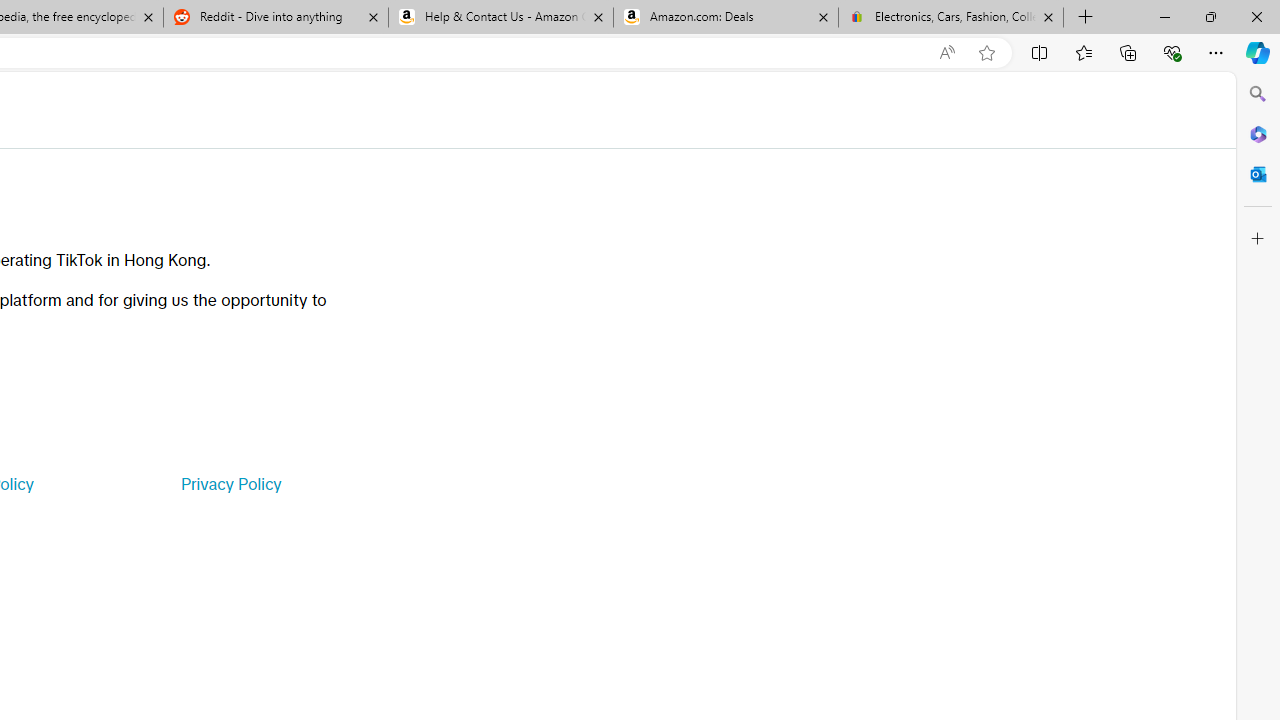  I want to click on 'Privacy Policy', so click(231, 484).